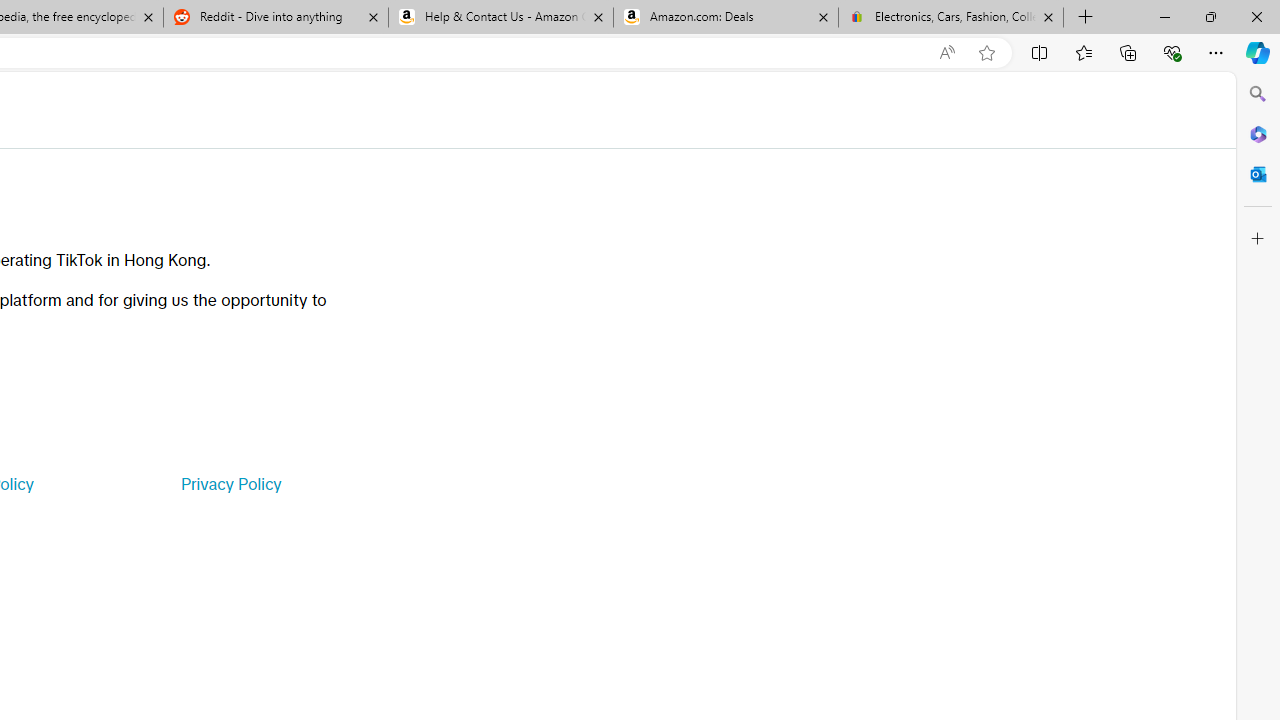  I want to click on 'Privacy Policy', so click(231, 484).